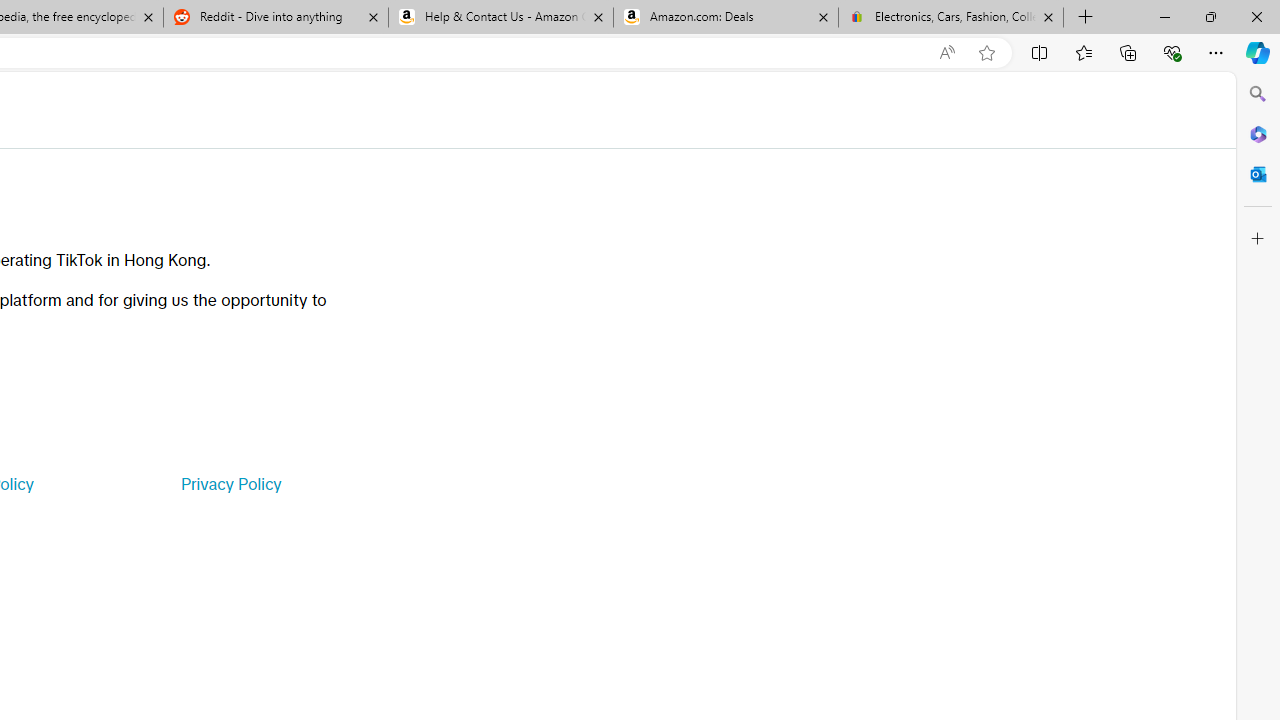  I want to click on 'Privacy Policy', so click(231, 484).